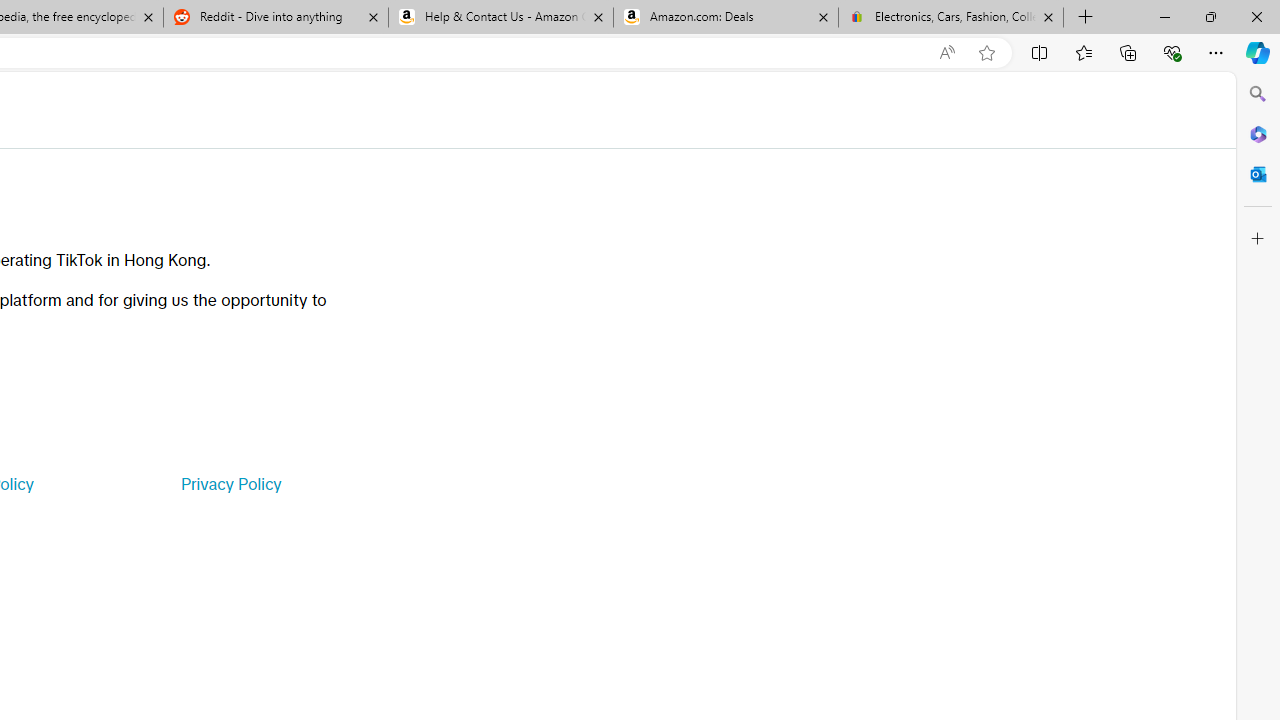  I want to click on 'Privacy Policy', so click(231, 484).